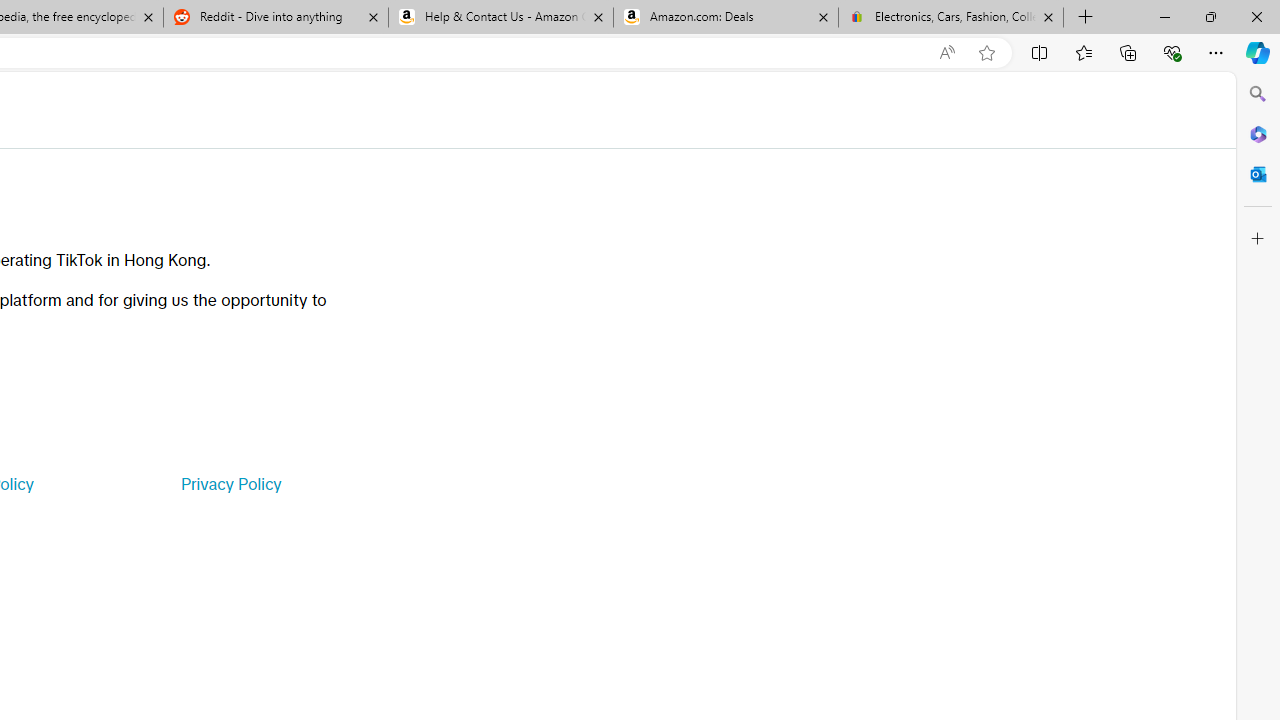  I want to click on 'Privacy Policy', so click(231, 484).